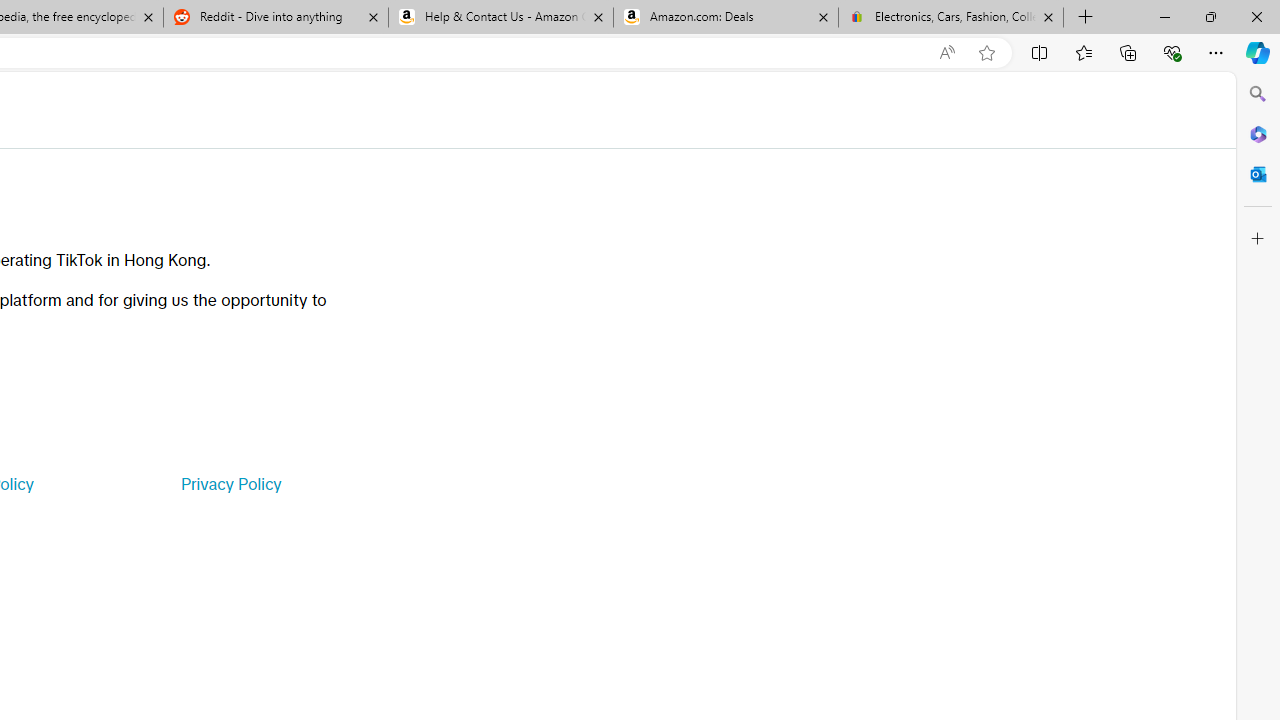  I want to click on 'Privacy Policy', so click(231, 484).